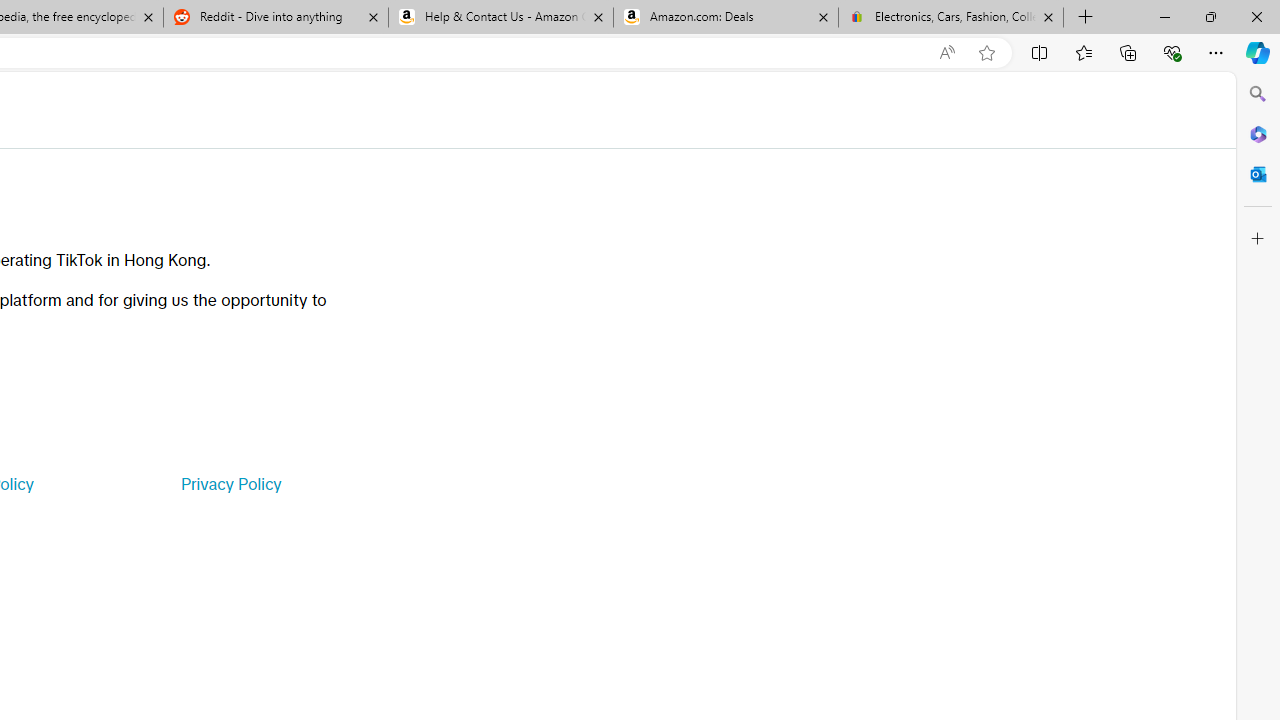  I want to click on 'Privacy Policy', so click(231, 484).